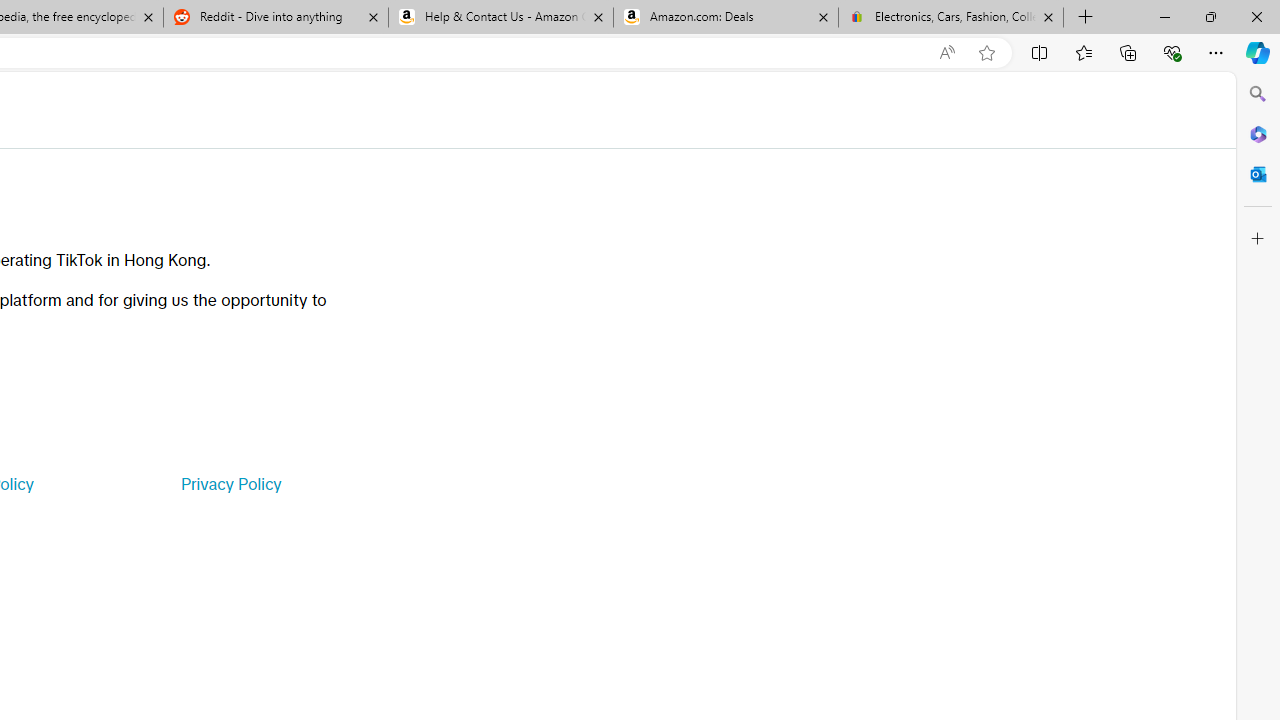  I want to click on 'Privacy Policy', so click(231, 484).